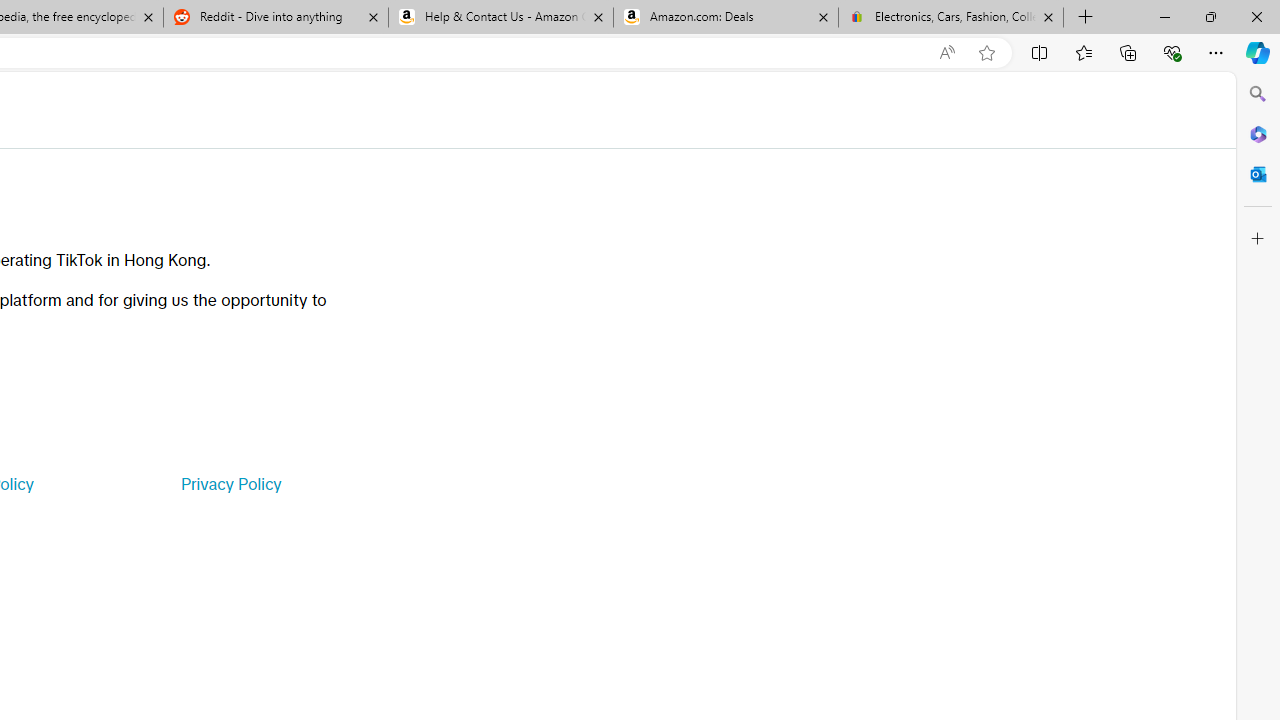  I want to click on 'Privacy Policy', so click(231, 484).